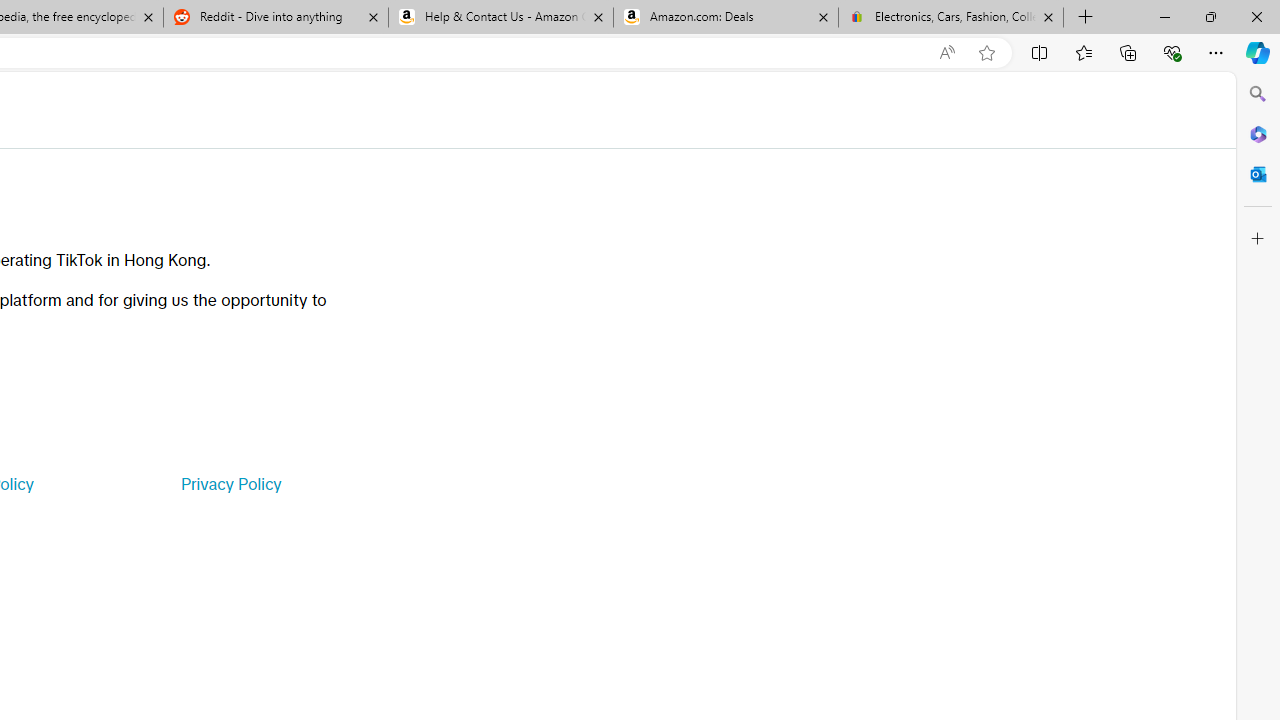  I want to click on 'Privacy Policy', so click(231, 484).